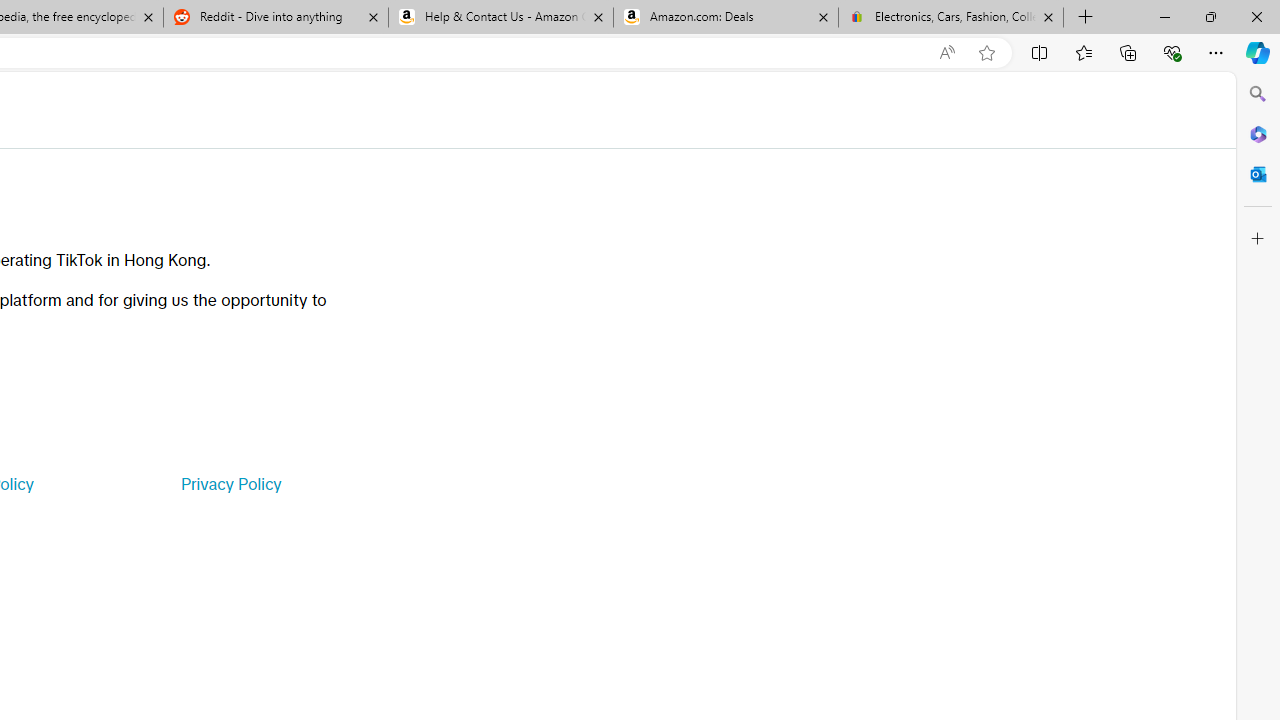  I want to click on 'Privacy Policy', so click(231, 484).